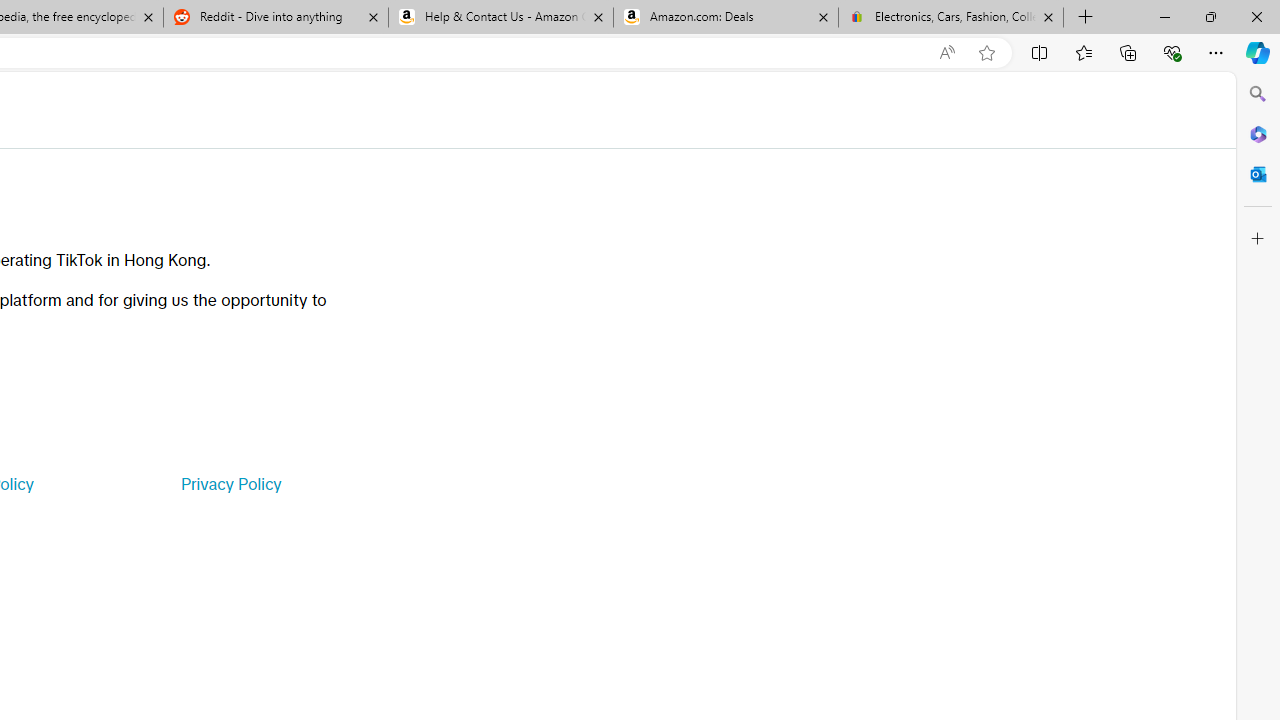  I want to click on 'Privacy Policy', so click(231, 484).